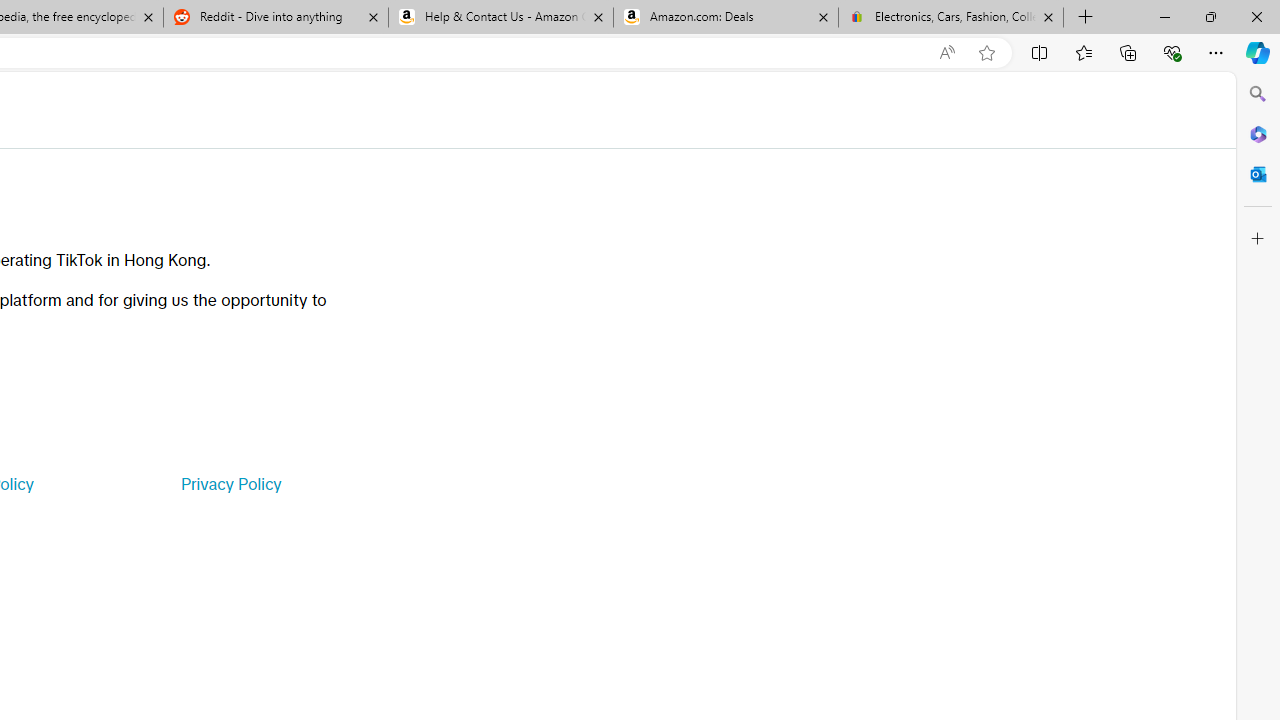  I want to click on 'Privacy Policy', so click(231, 484).